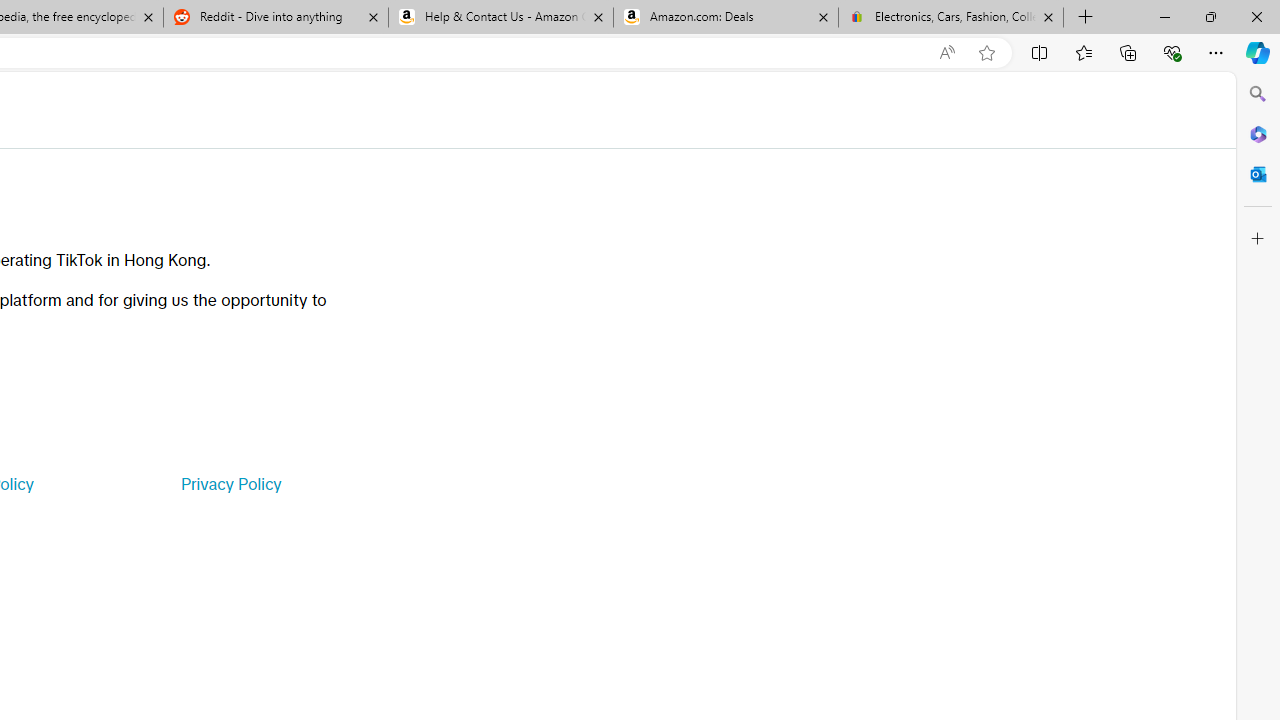  I want to click on 'Privacy Policy', so click(231, 484).